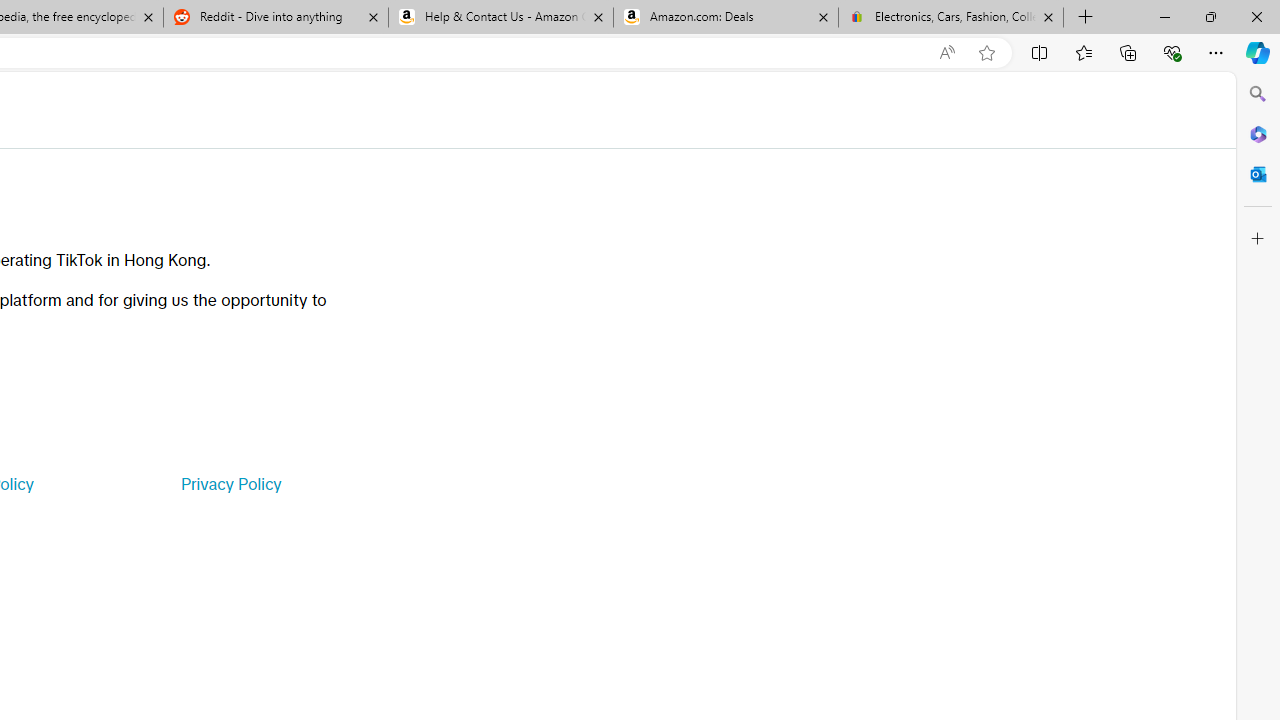  I want to click on 'Privacy Policy', so click(231, 484).